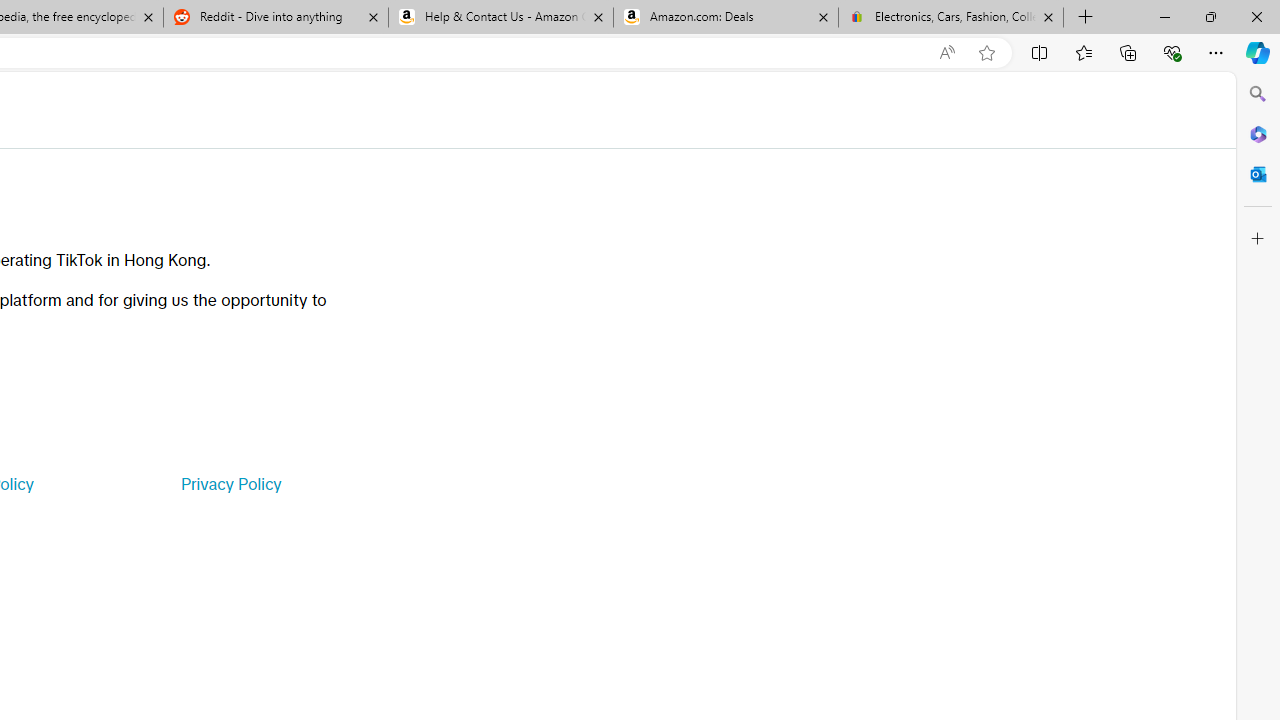  I want to click on 'Privacy Policy', so click(231, 484).